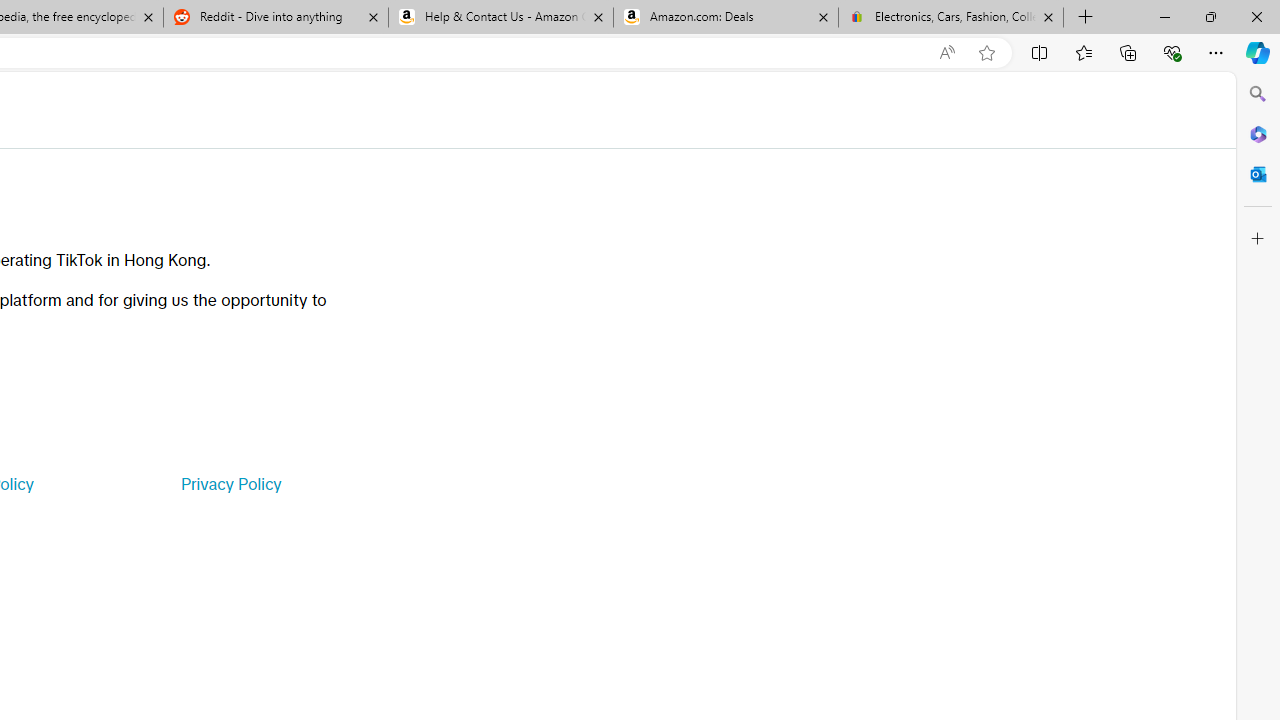  I want to click on 'Privacy Policy', so click(231, 484).